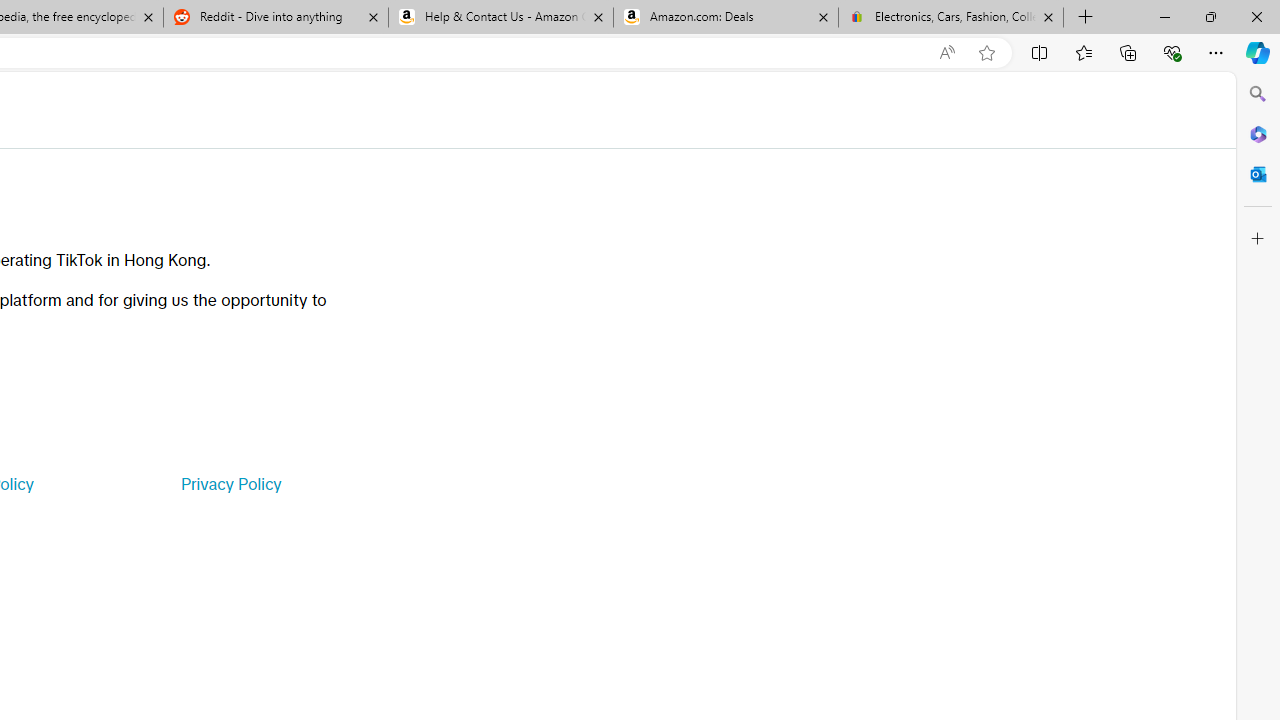  I want to click on 'Privacy Policy', so click(231, 484).